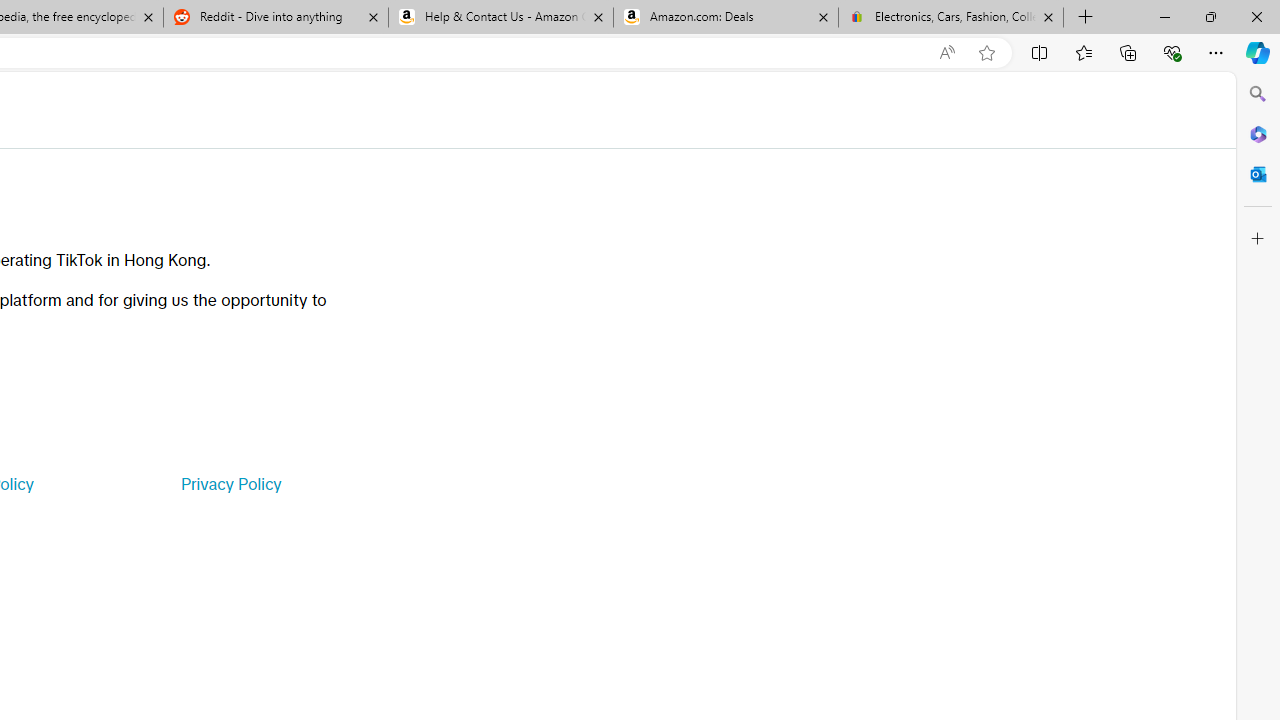  I want to click on 'Privacy Policy', so click(231, 484).